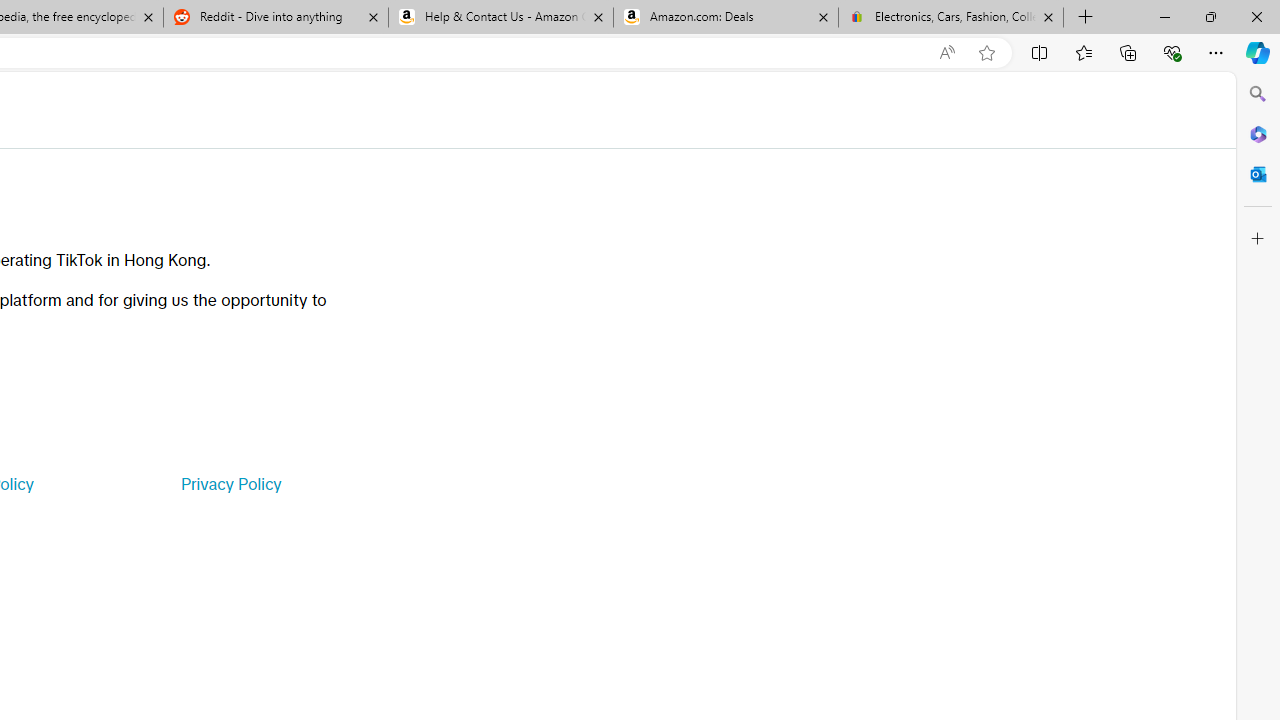  I want to click on 'Privacy Policy', so click(231, 484).